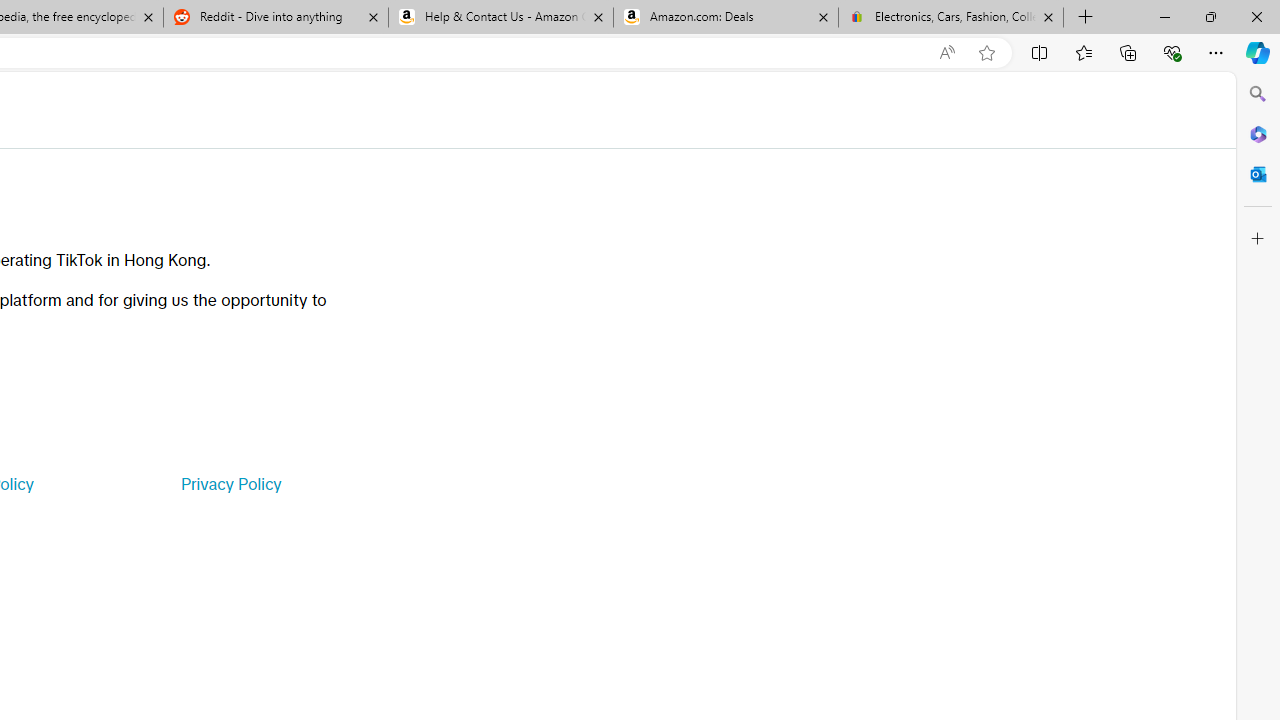  I want to click on 'Privacy Policy', so click(231, 484).